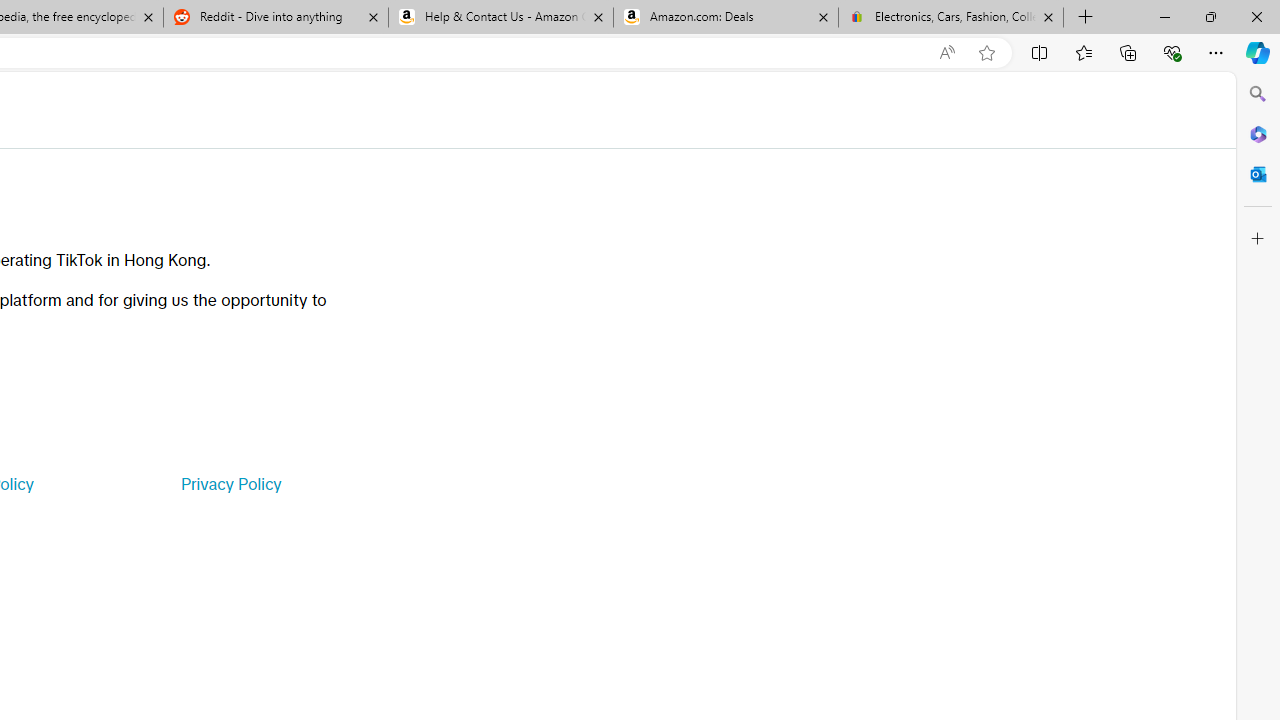  I want to click on 'Privacy Policy', so click(231, 484).